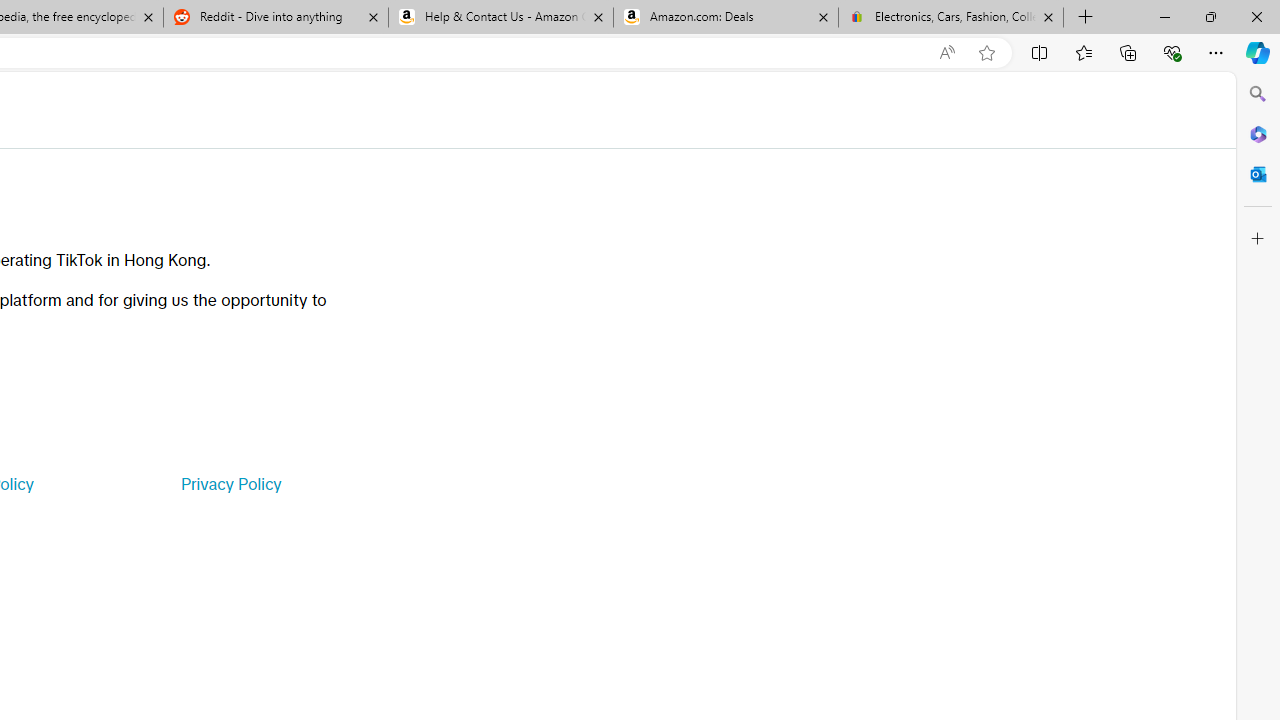  I want to click on 'Privacy Policy', so click(231, 484).